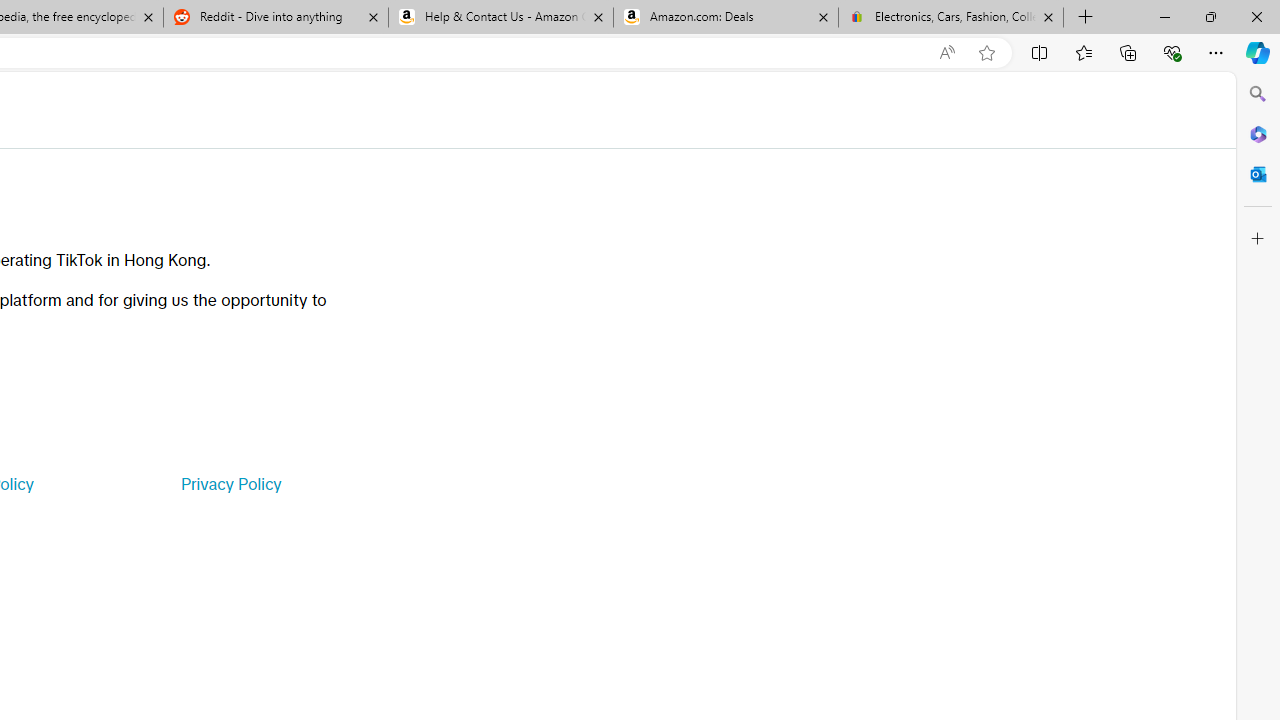  I want to click on 'Privacy Policy', so click(231, 484).